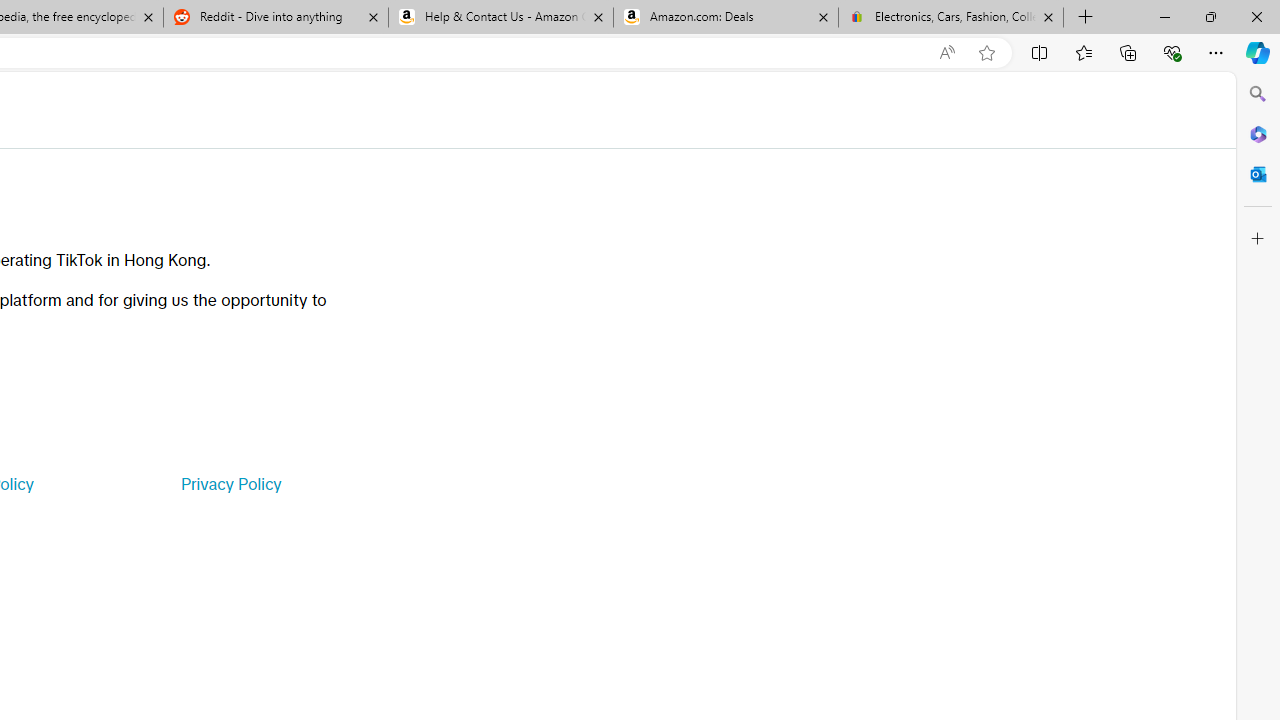  I want to click on 'Privacy Policy', so click(231, 484).